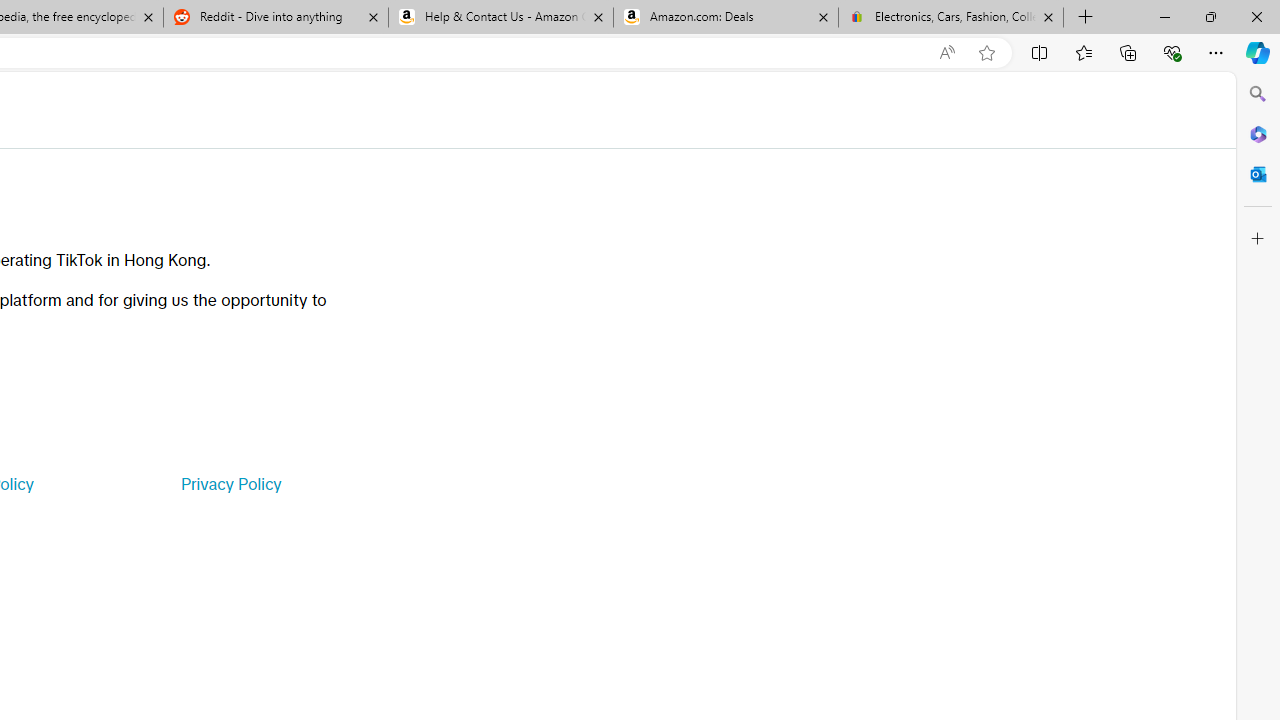  I want to click on 'Privacy Policy', so click(231, 484).